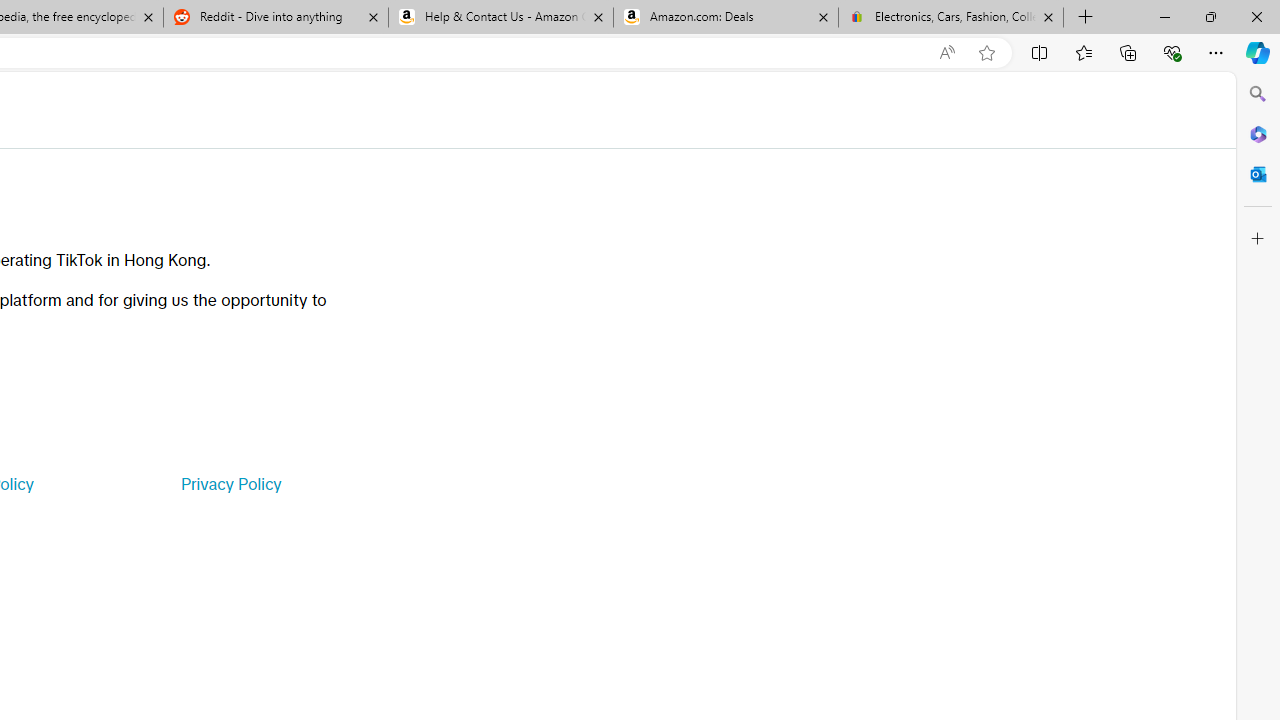  I want to click on 'Privacy Policy', so click(231, 484).